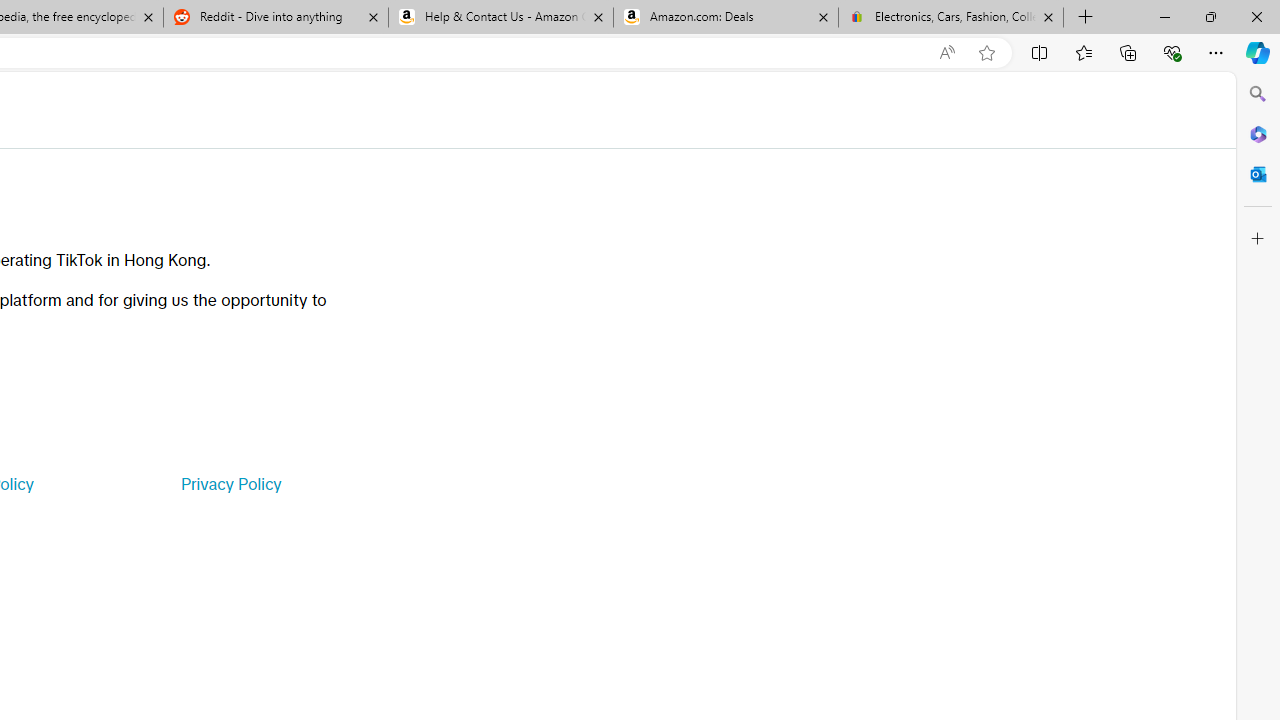  I want to click on 'Privacy Policy', so click(231, 484).